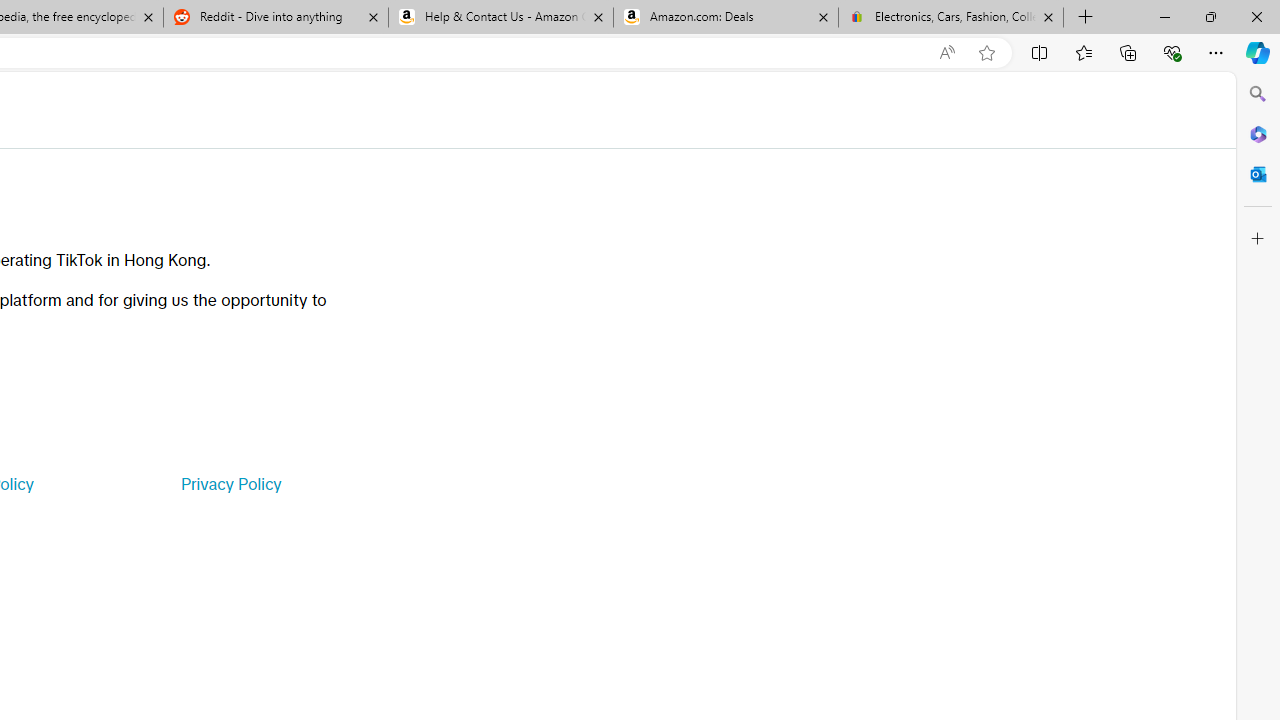  I want to click on 'Privacy Policy', so click(231, 484).